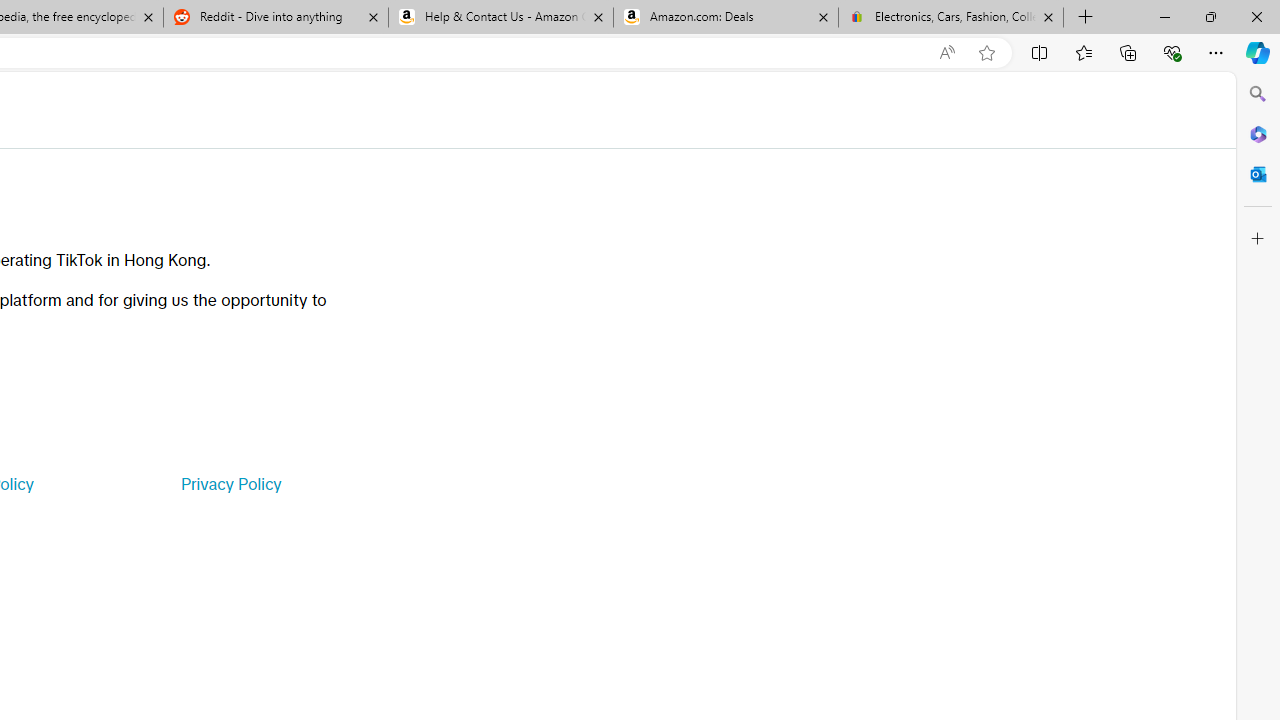  I want to click on 'Privacy Policy', so click(231, 484).